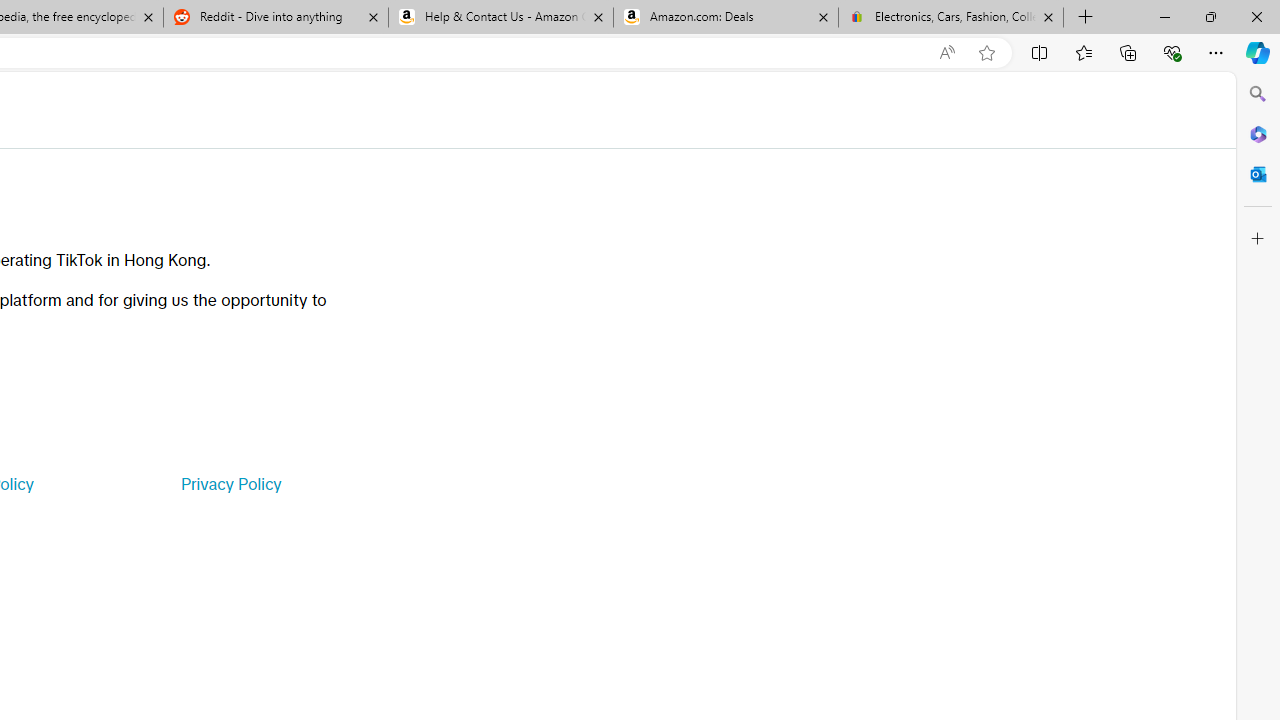  I want to click on 'Privacy Policy', so click(231, 484).